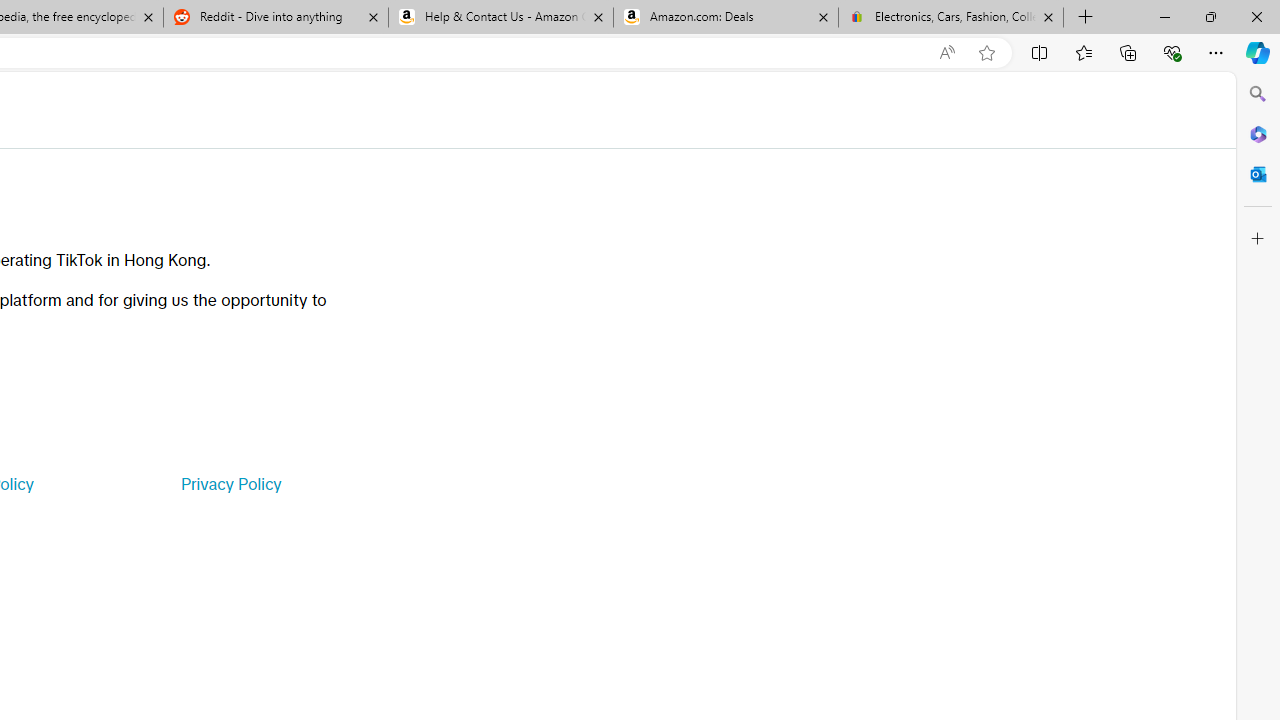  I want to click on 'Privacy Policy', so click(231, 484).